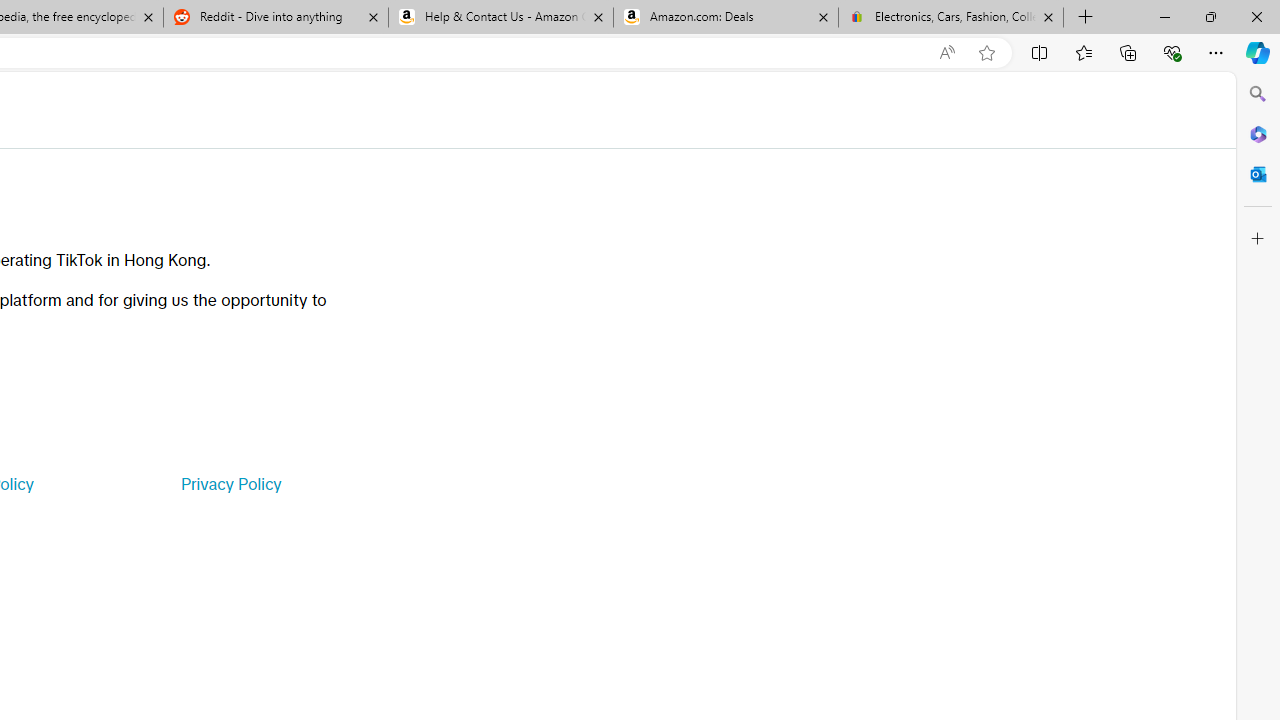  I want to click on 'Privacy Policy', so click(231, 484).